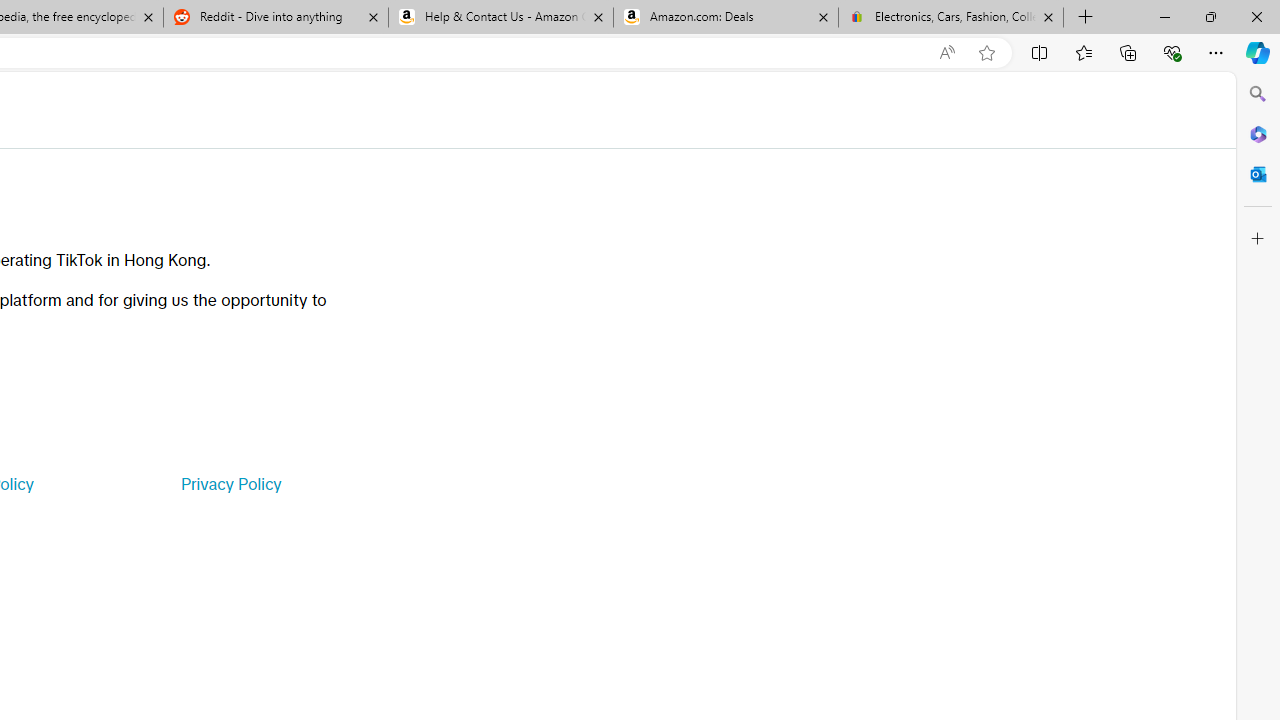  I want to click on 'Privacy Policy', so click(231, 484).